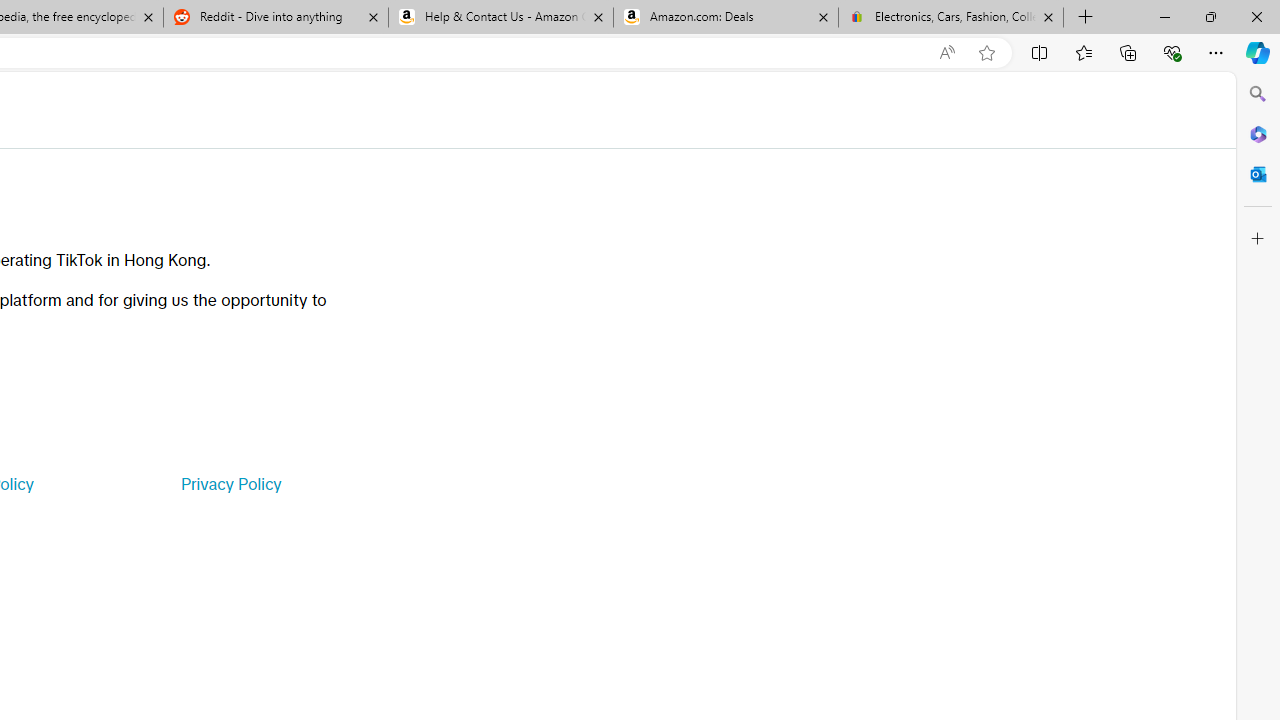  I want to click on 'Privacy Policy', so click(231, 484).